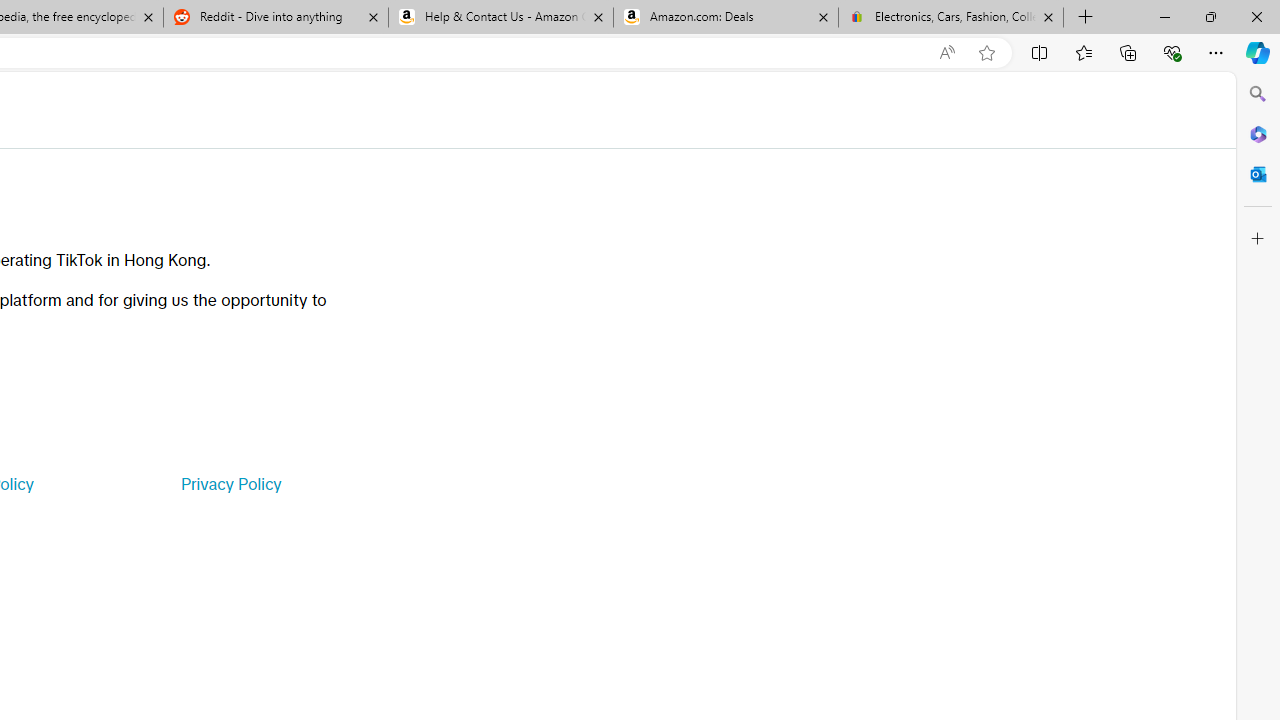  I want to click on 'Privacy Policy', so click(231, 484).